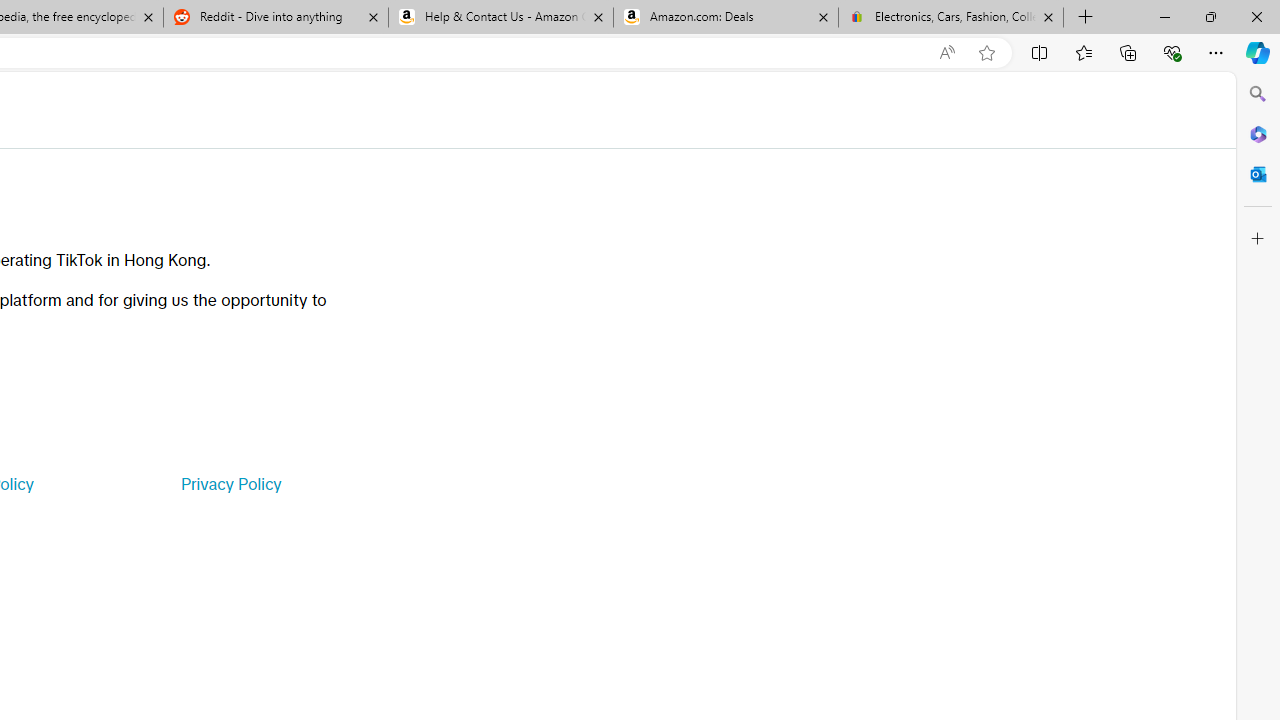  I want to click on 'Privacy Policy', so click(231, 484).